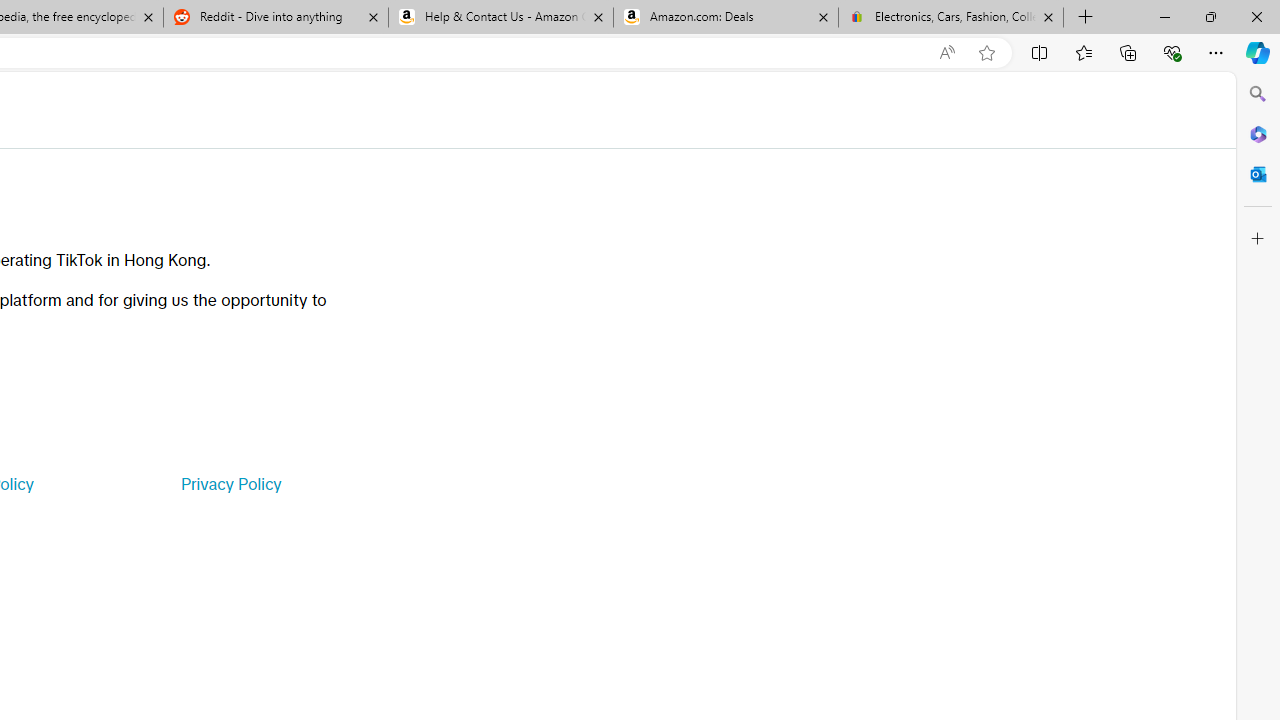  I want to click on 'Privacy Policy', so click(231, 484).